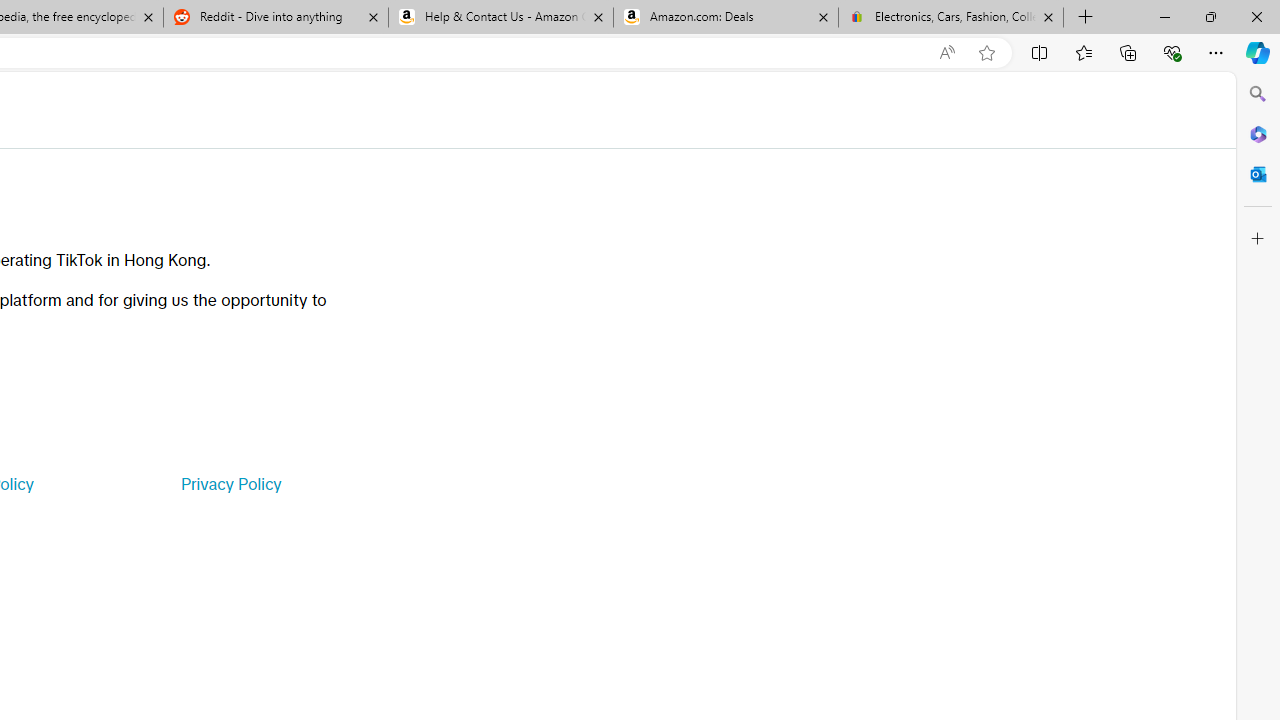  I want to click on 'Privacy Policy', so click(231, 484).